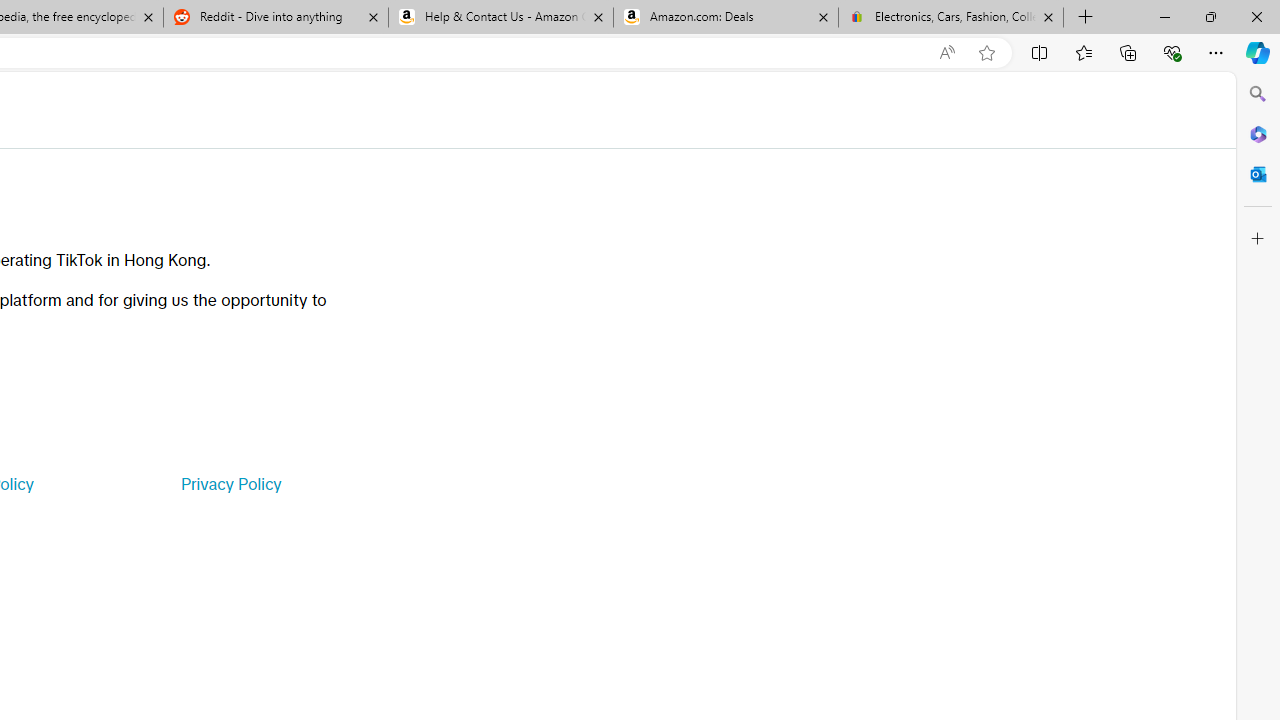  I want to click on 'Privacy Policy', so click(231, 484).